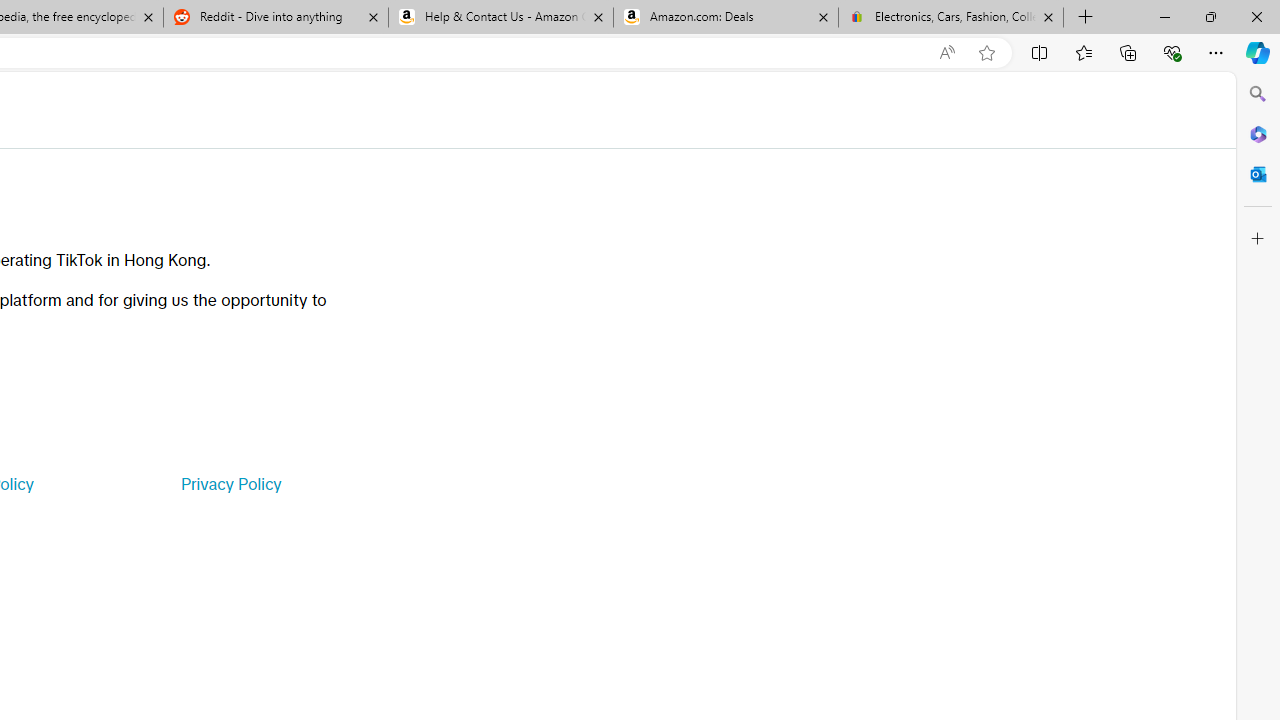  I want to click on 'Privacy Policy', so click(231, 484).